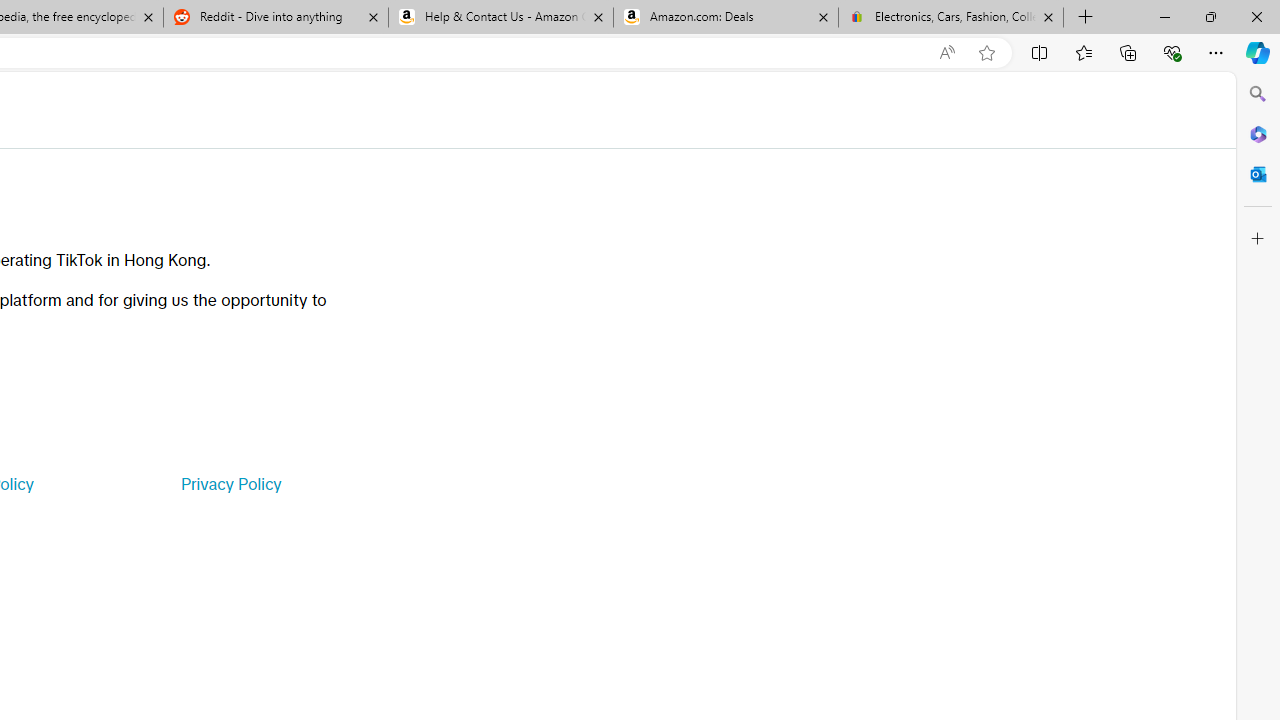  I want to click on 'Privacy Policy', so click(231, 484).